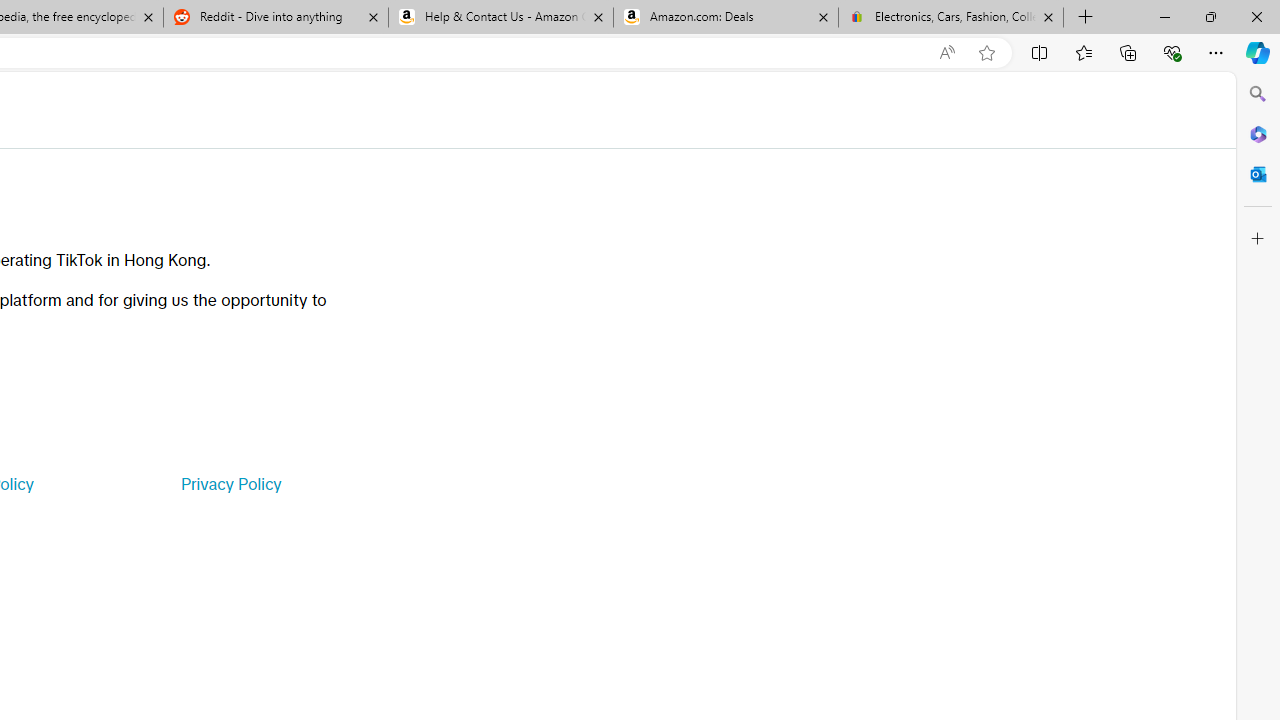  I want to click on 'Privacy Policy', so click(231, 484).